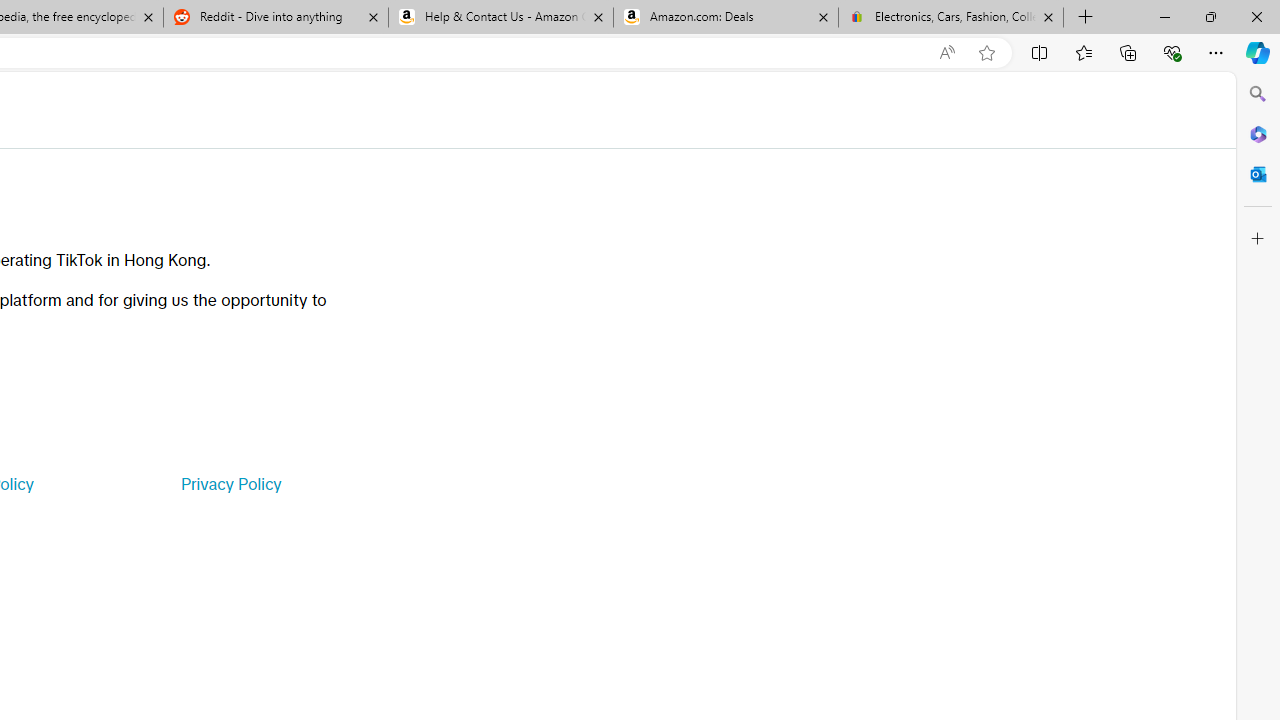  I want to click on 'Privacy Policy', so click(231, 484).